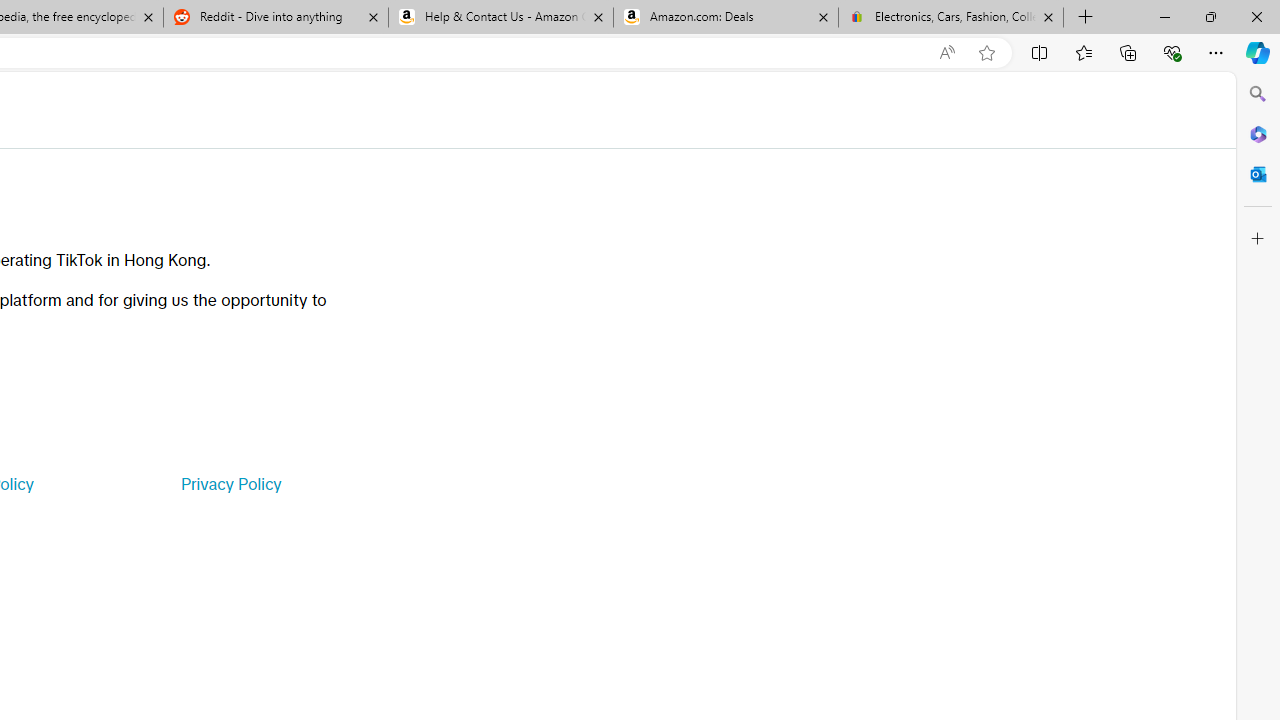  I want to click on 'Privacy Policy', so click(231, 484).